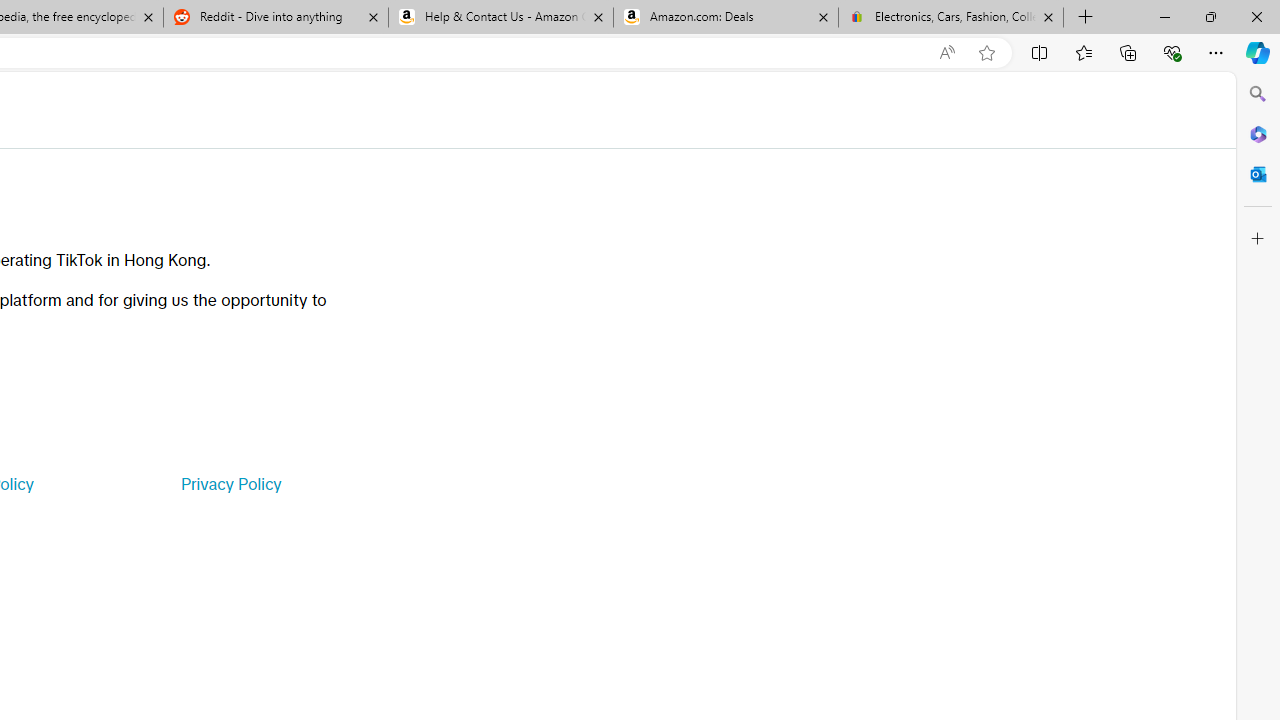  I want to click on 'Privacy Policy', so click(231, 484).